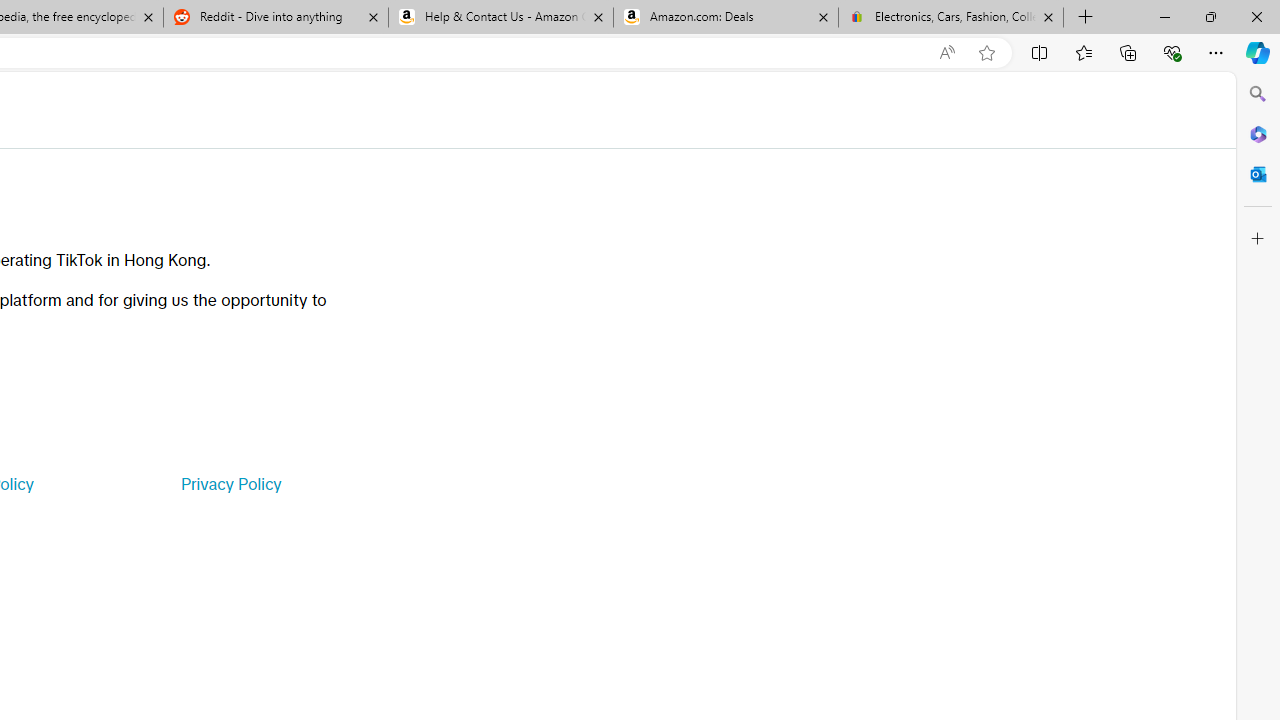  I want to click on 'Privacy Policy', so click(231, 484).